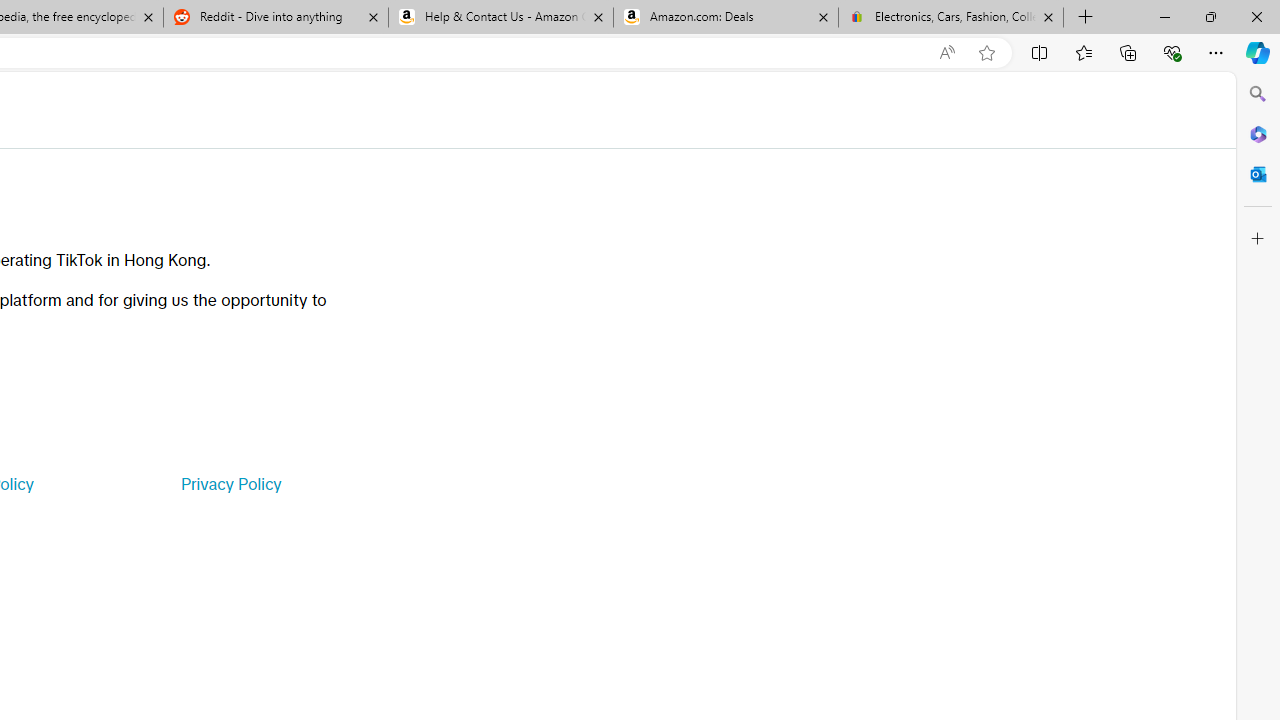  I want to click on 'Privacy Policy', so click(231, 484).